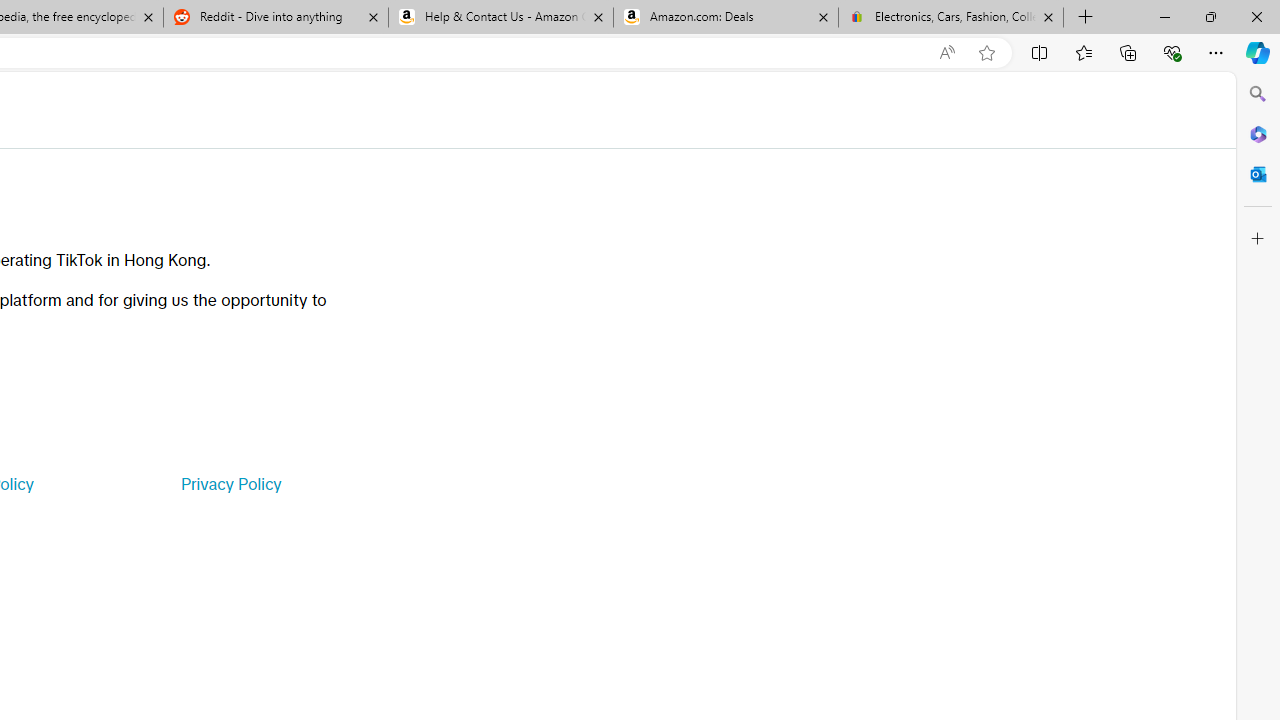  I want to click on 'Privacy Policy', so click(231, 484).